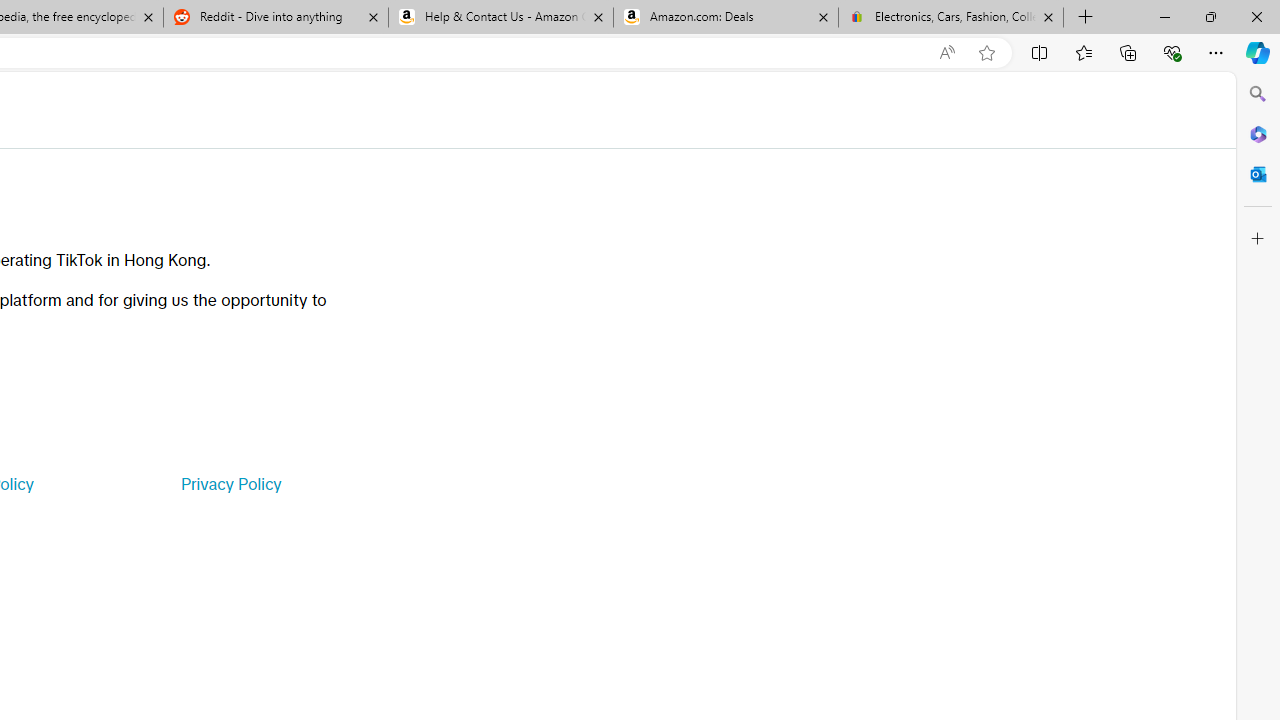  I want to click on 'Privacy Policy', so click(231, 484).